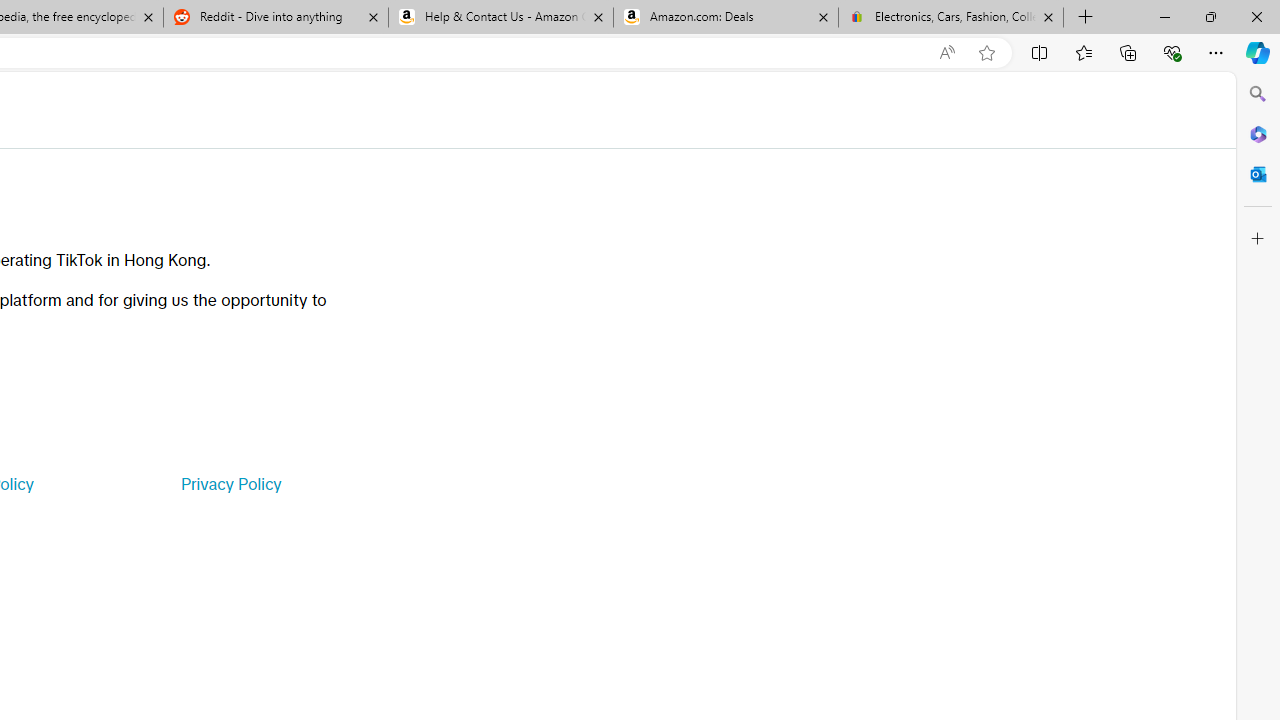  I want to click on 'Privacy Policy', so click(231, 484).